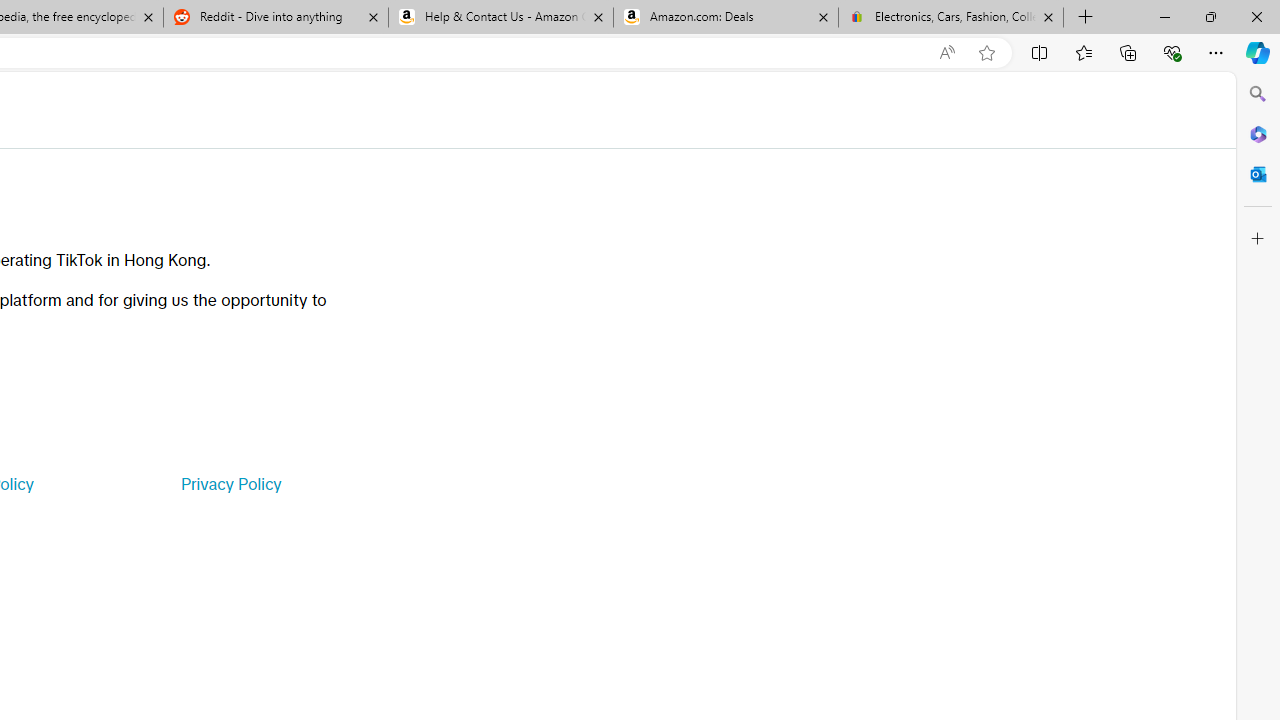  I want to click on 'Privacy Policy', so click(231, 484).